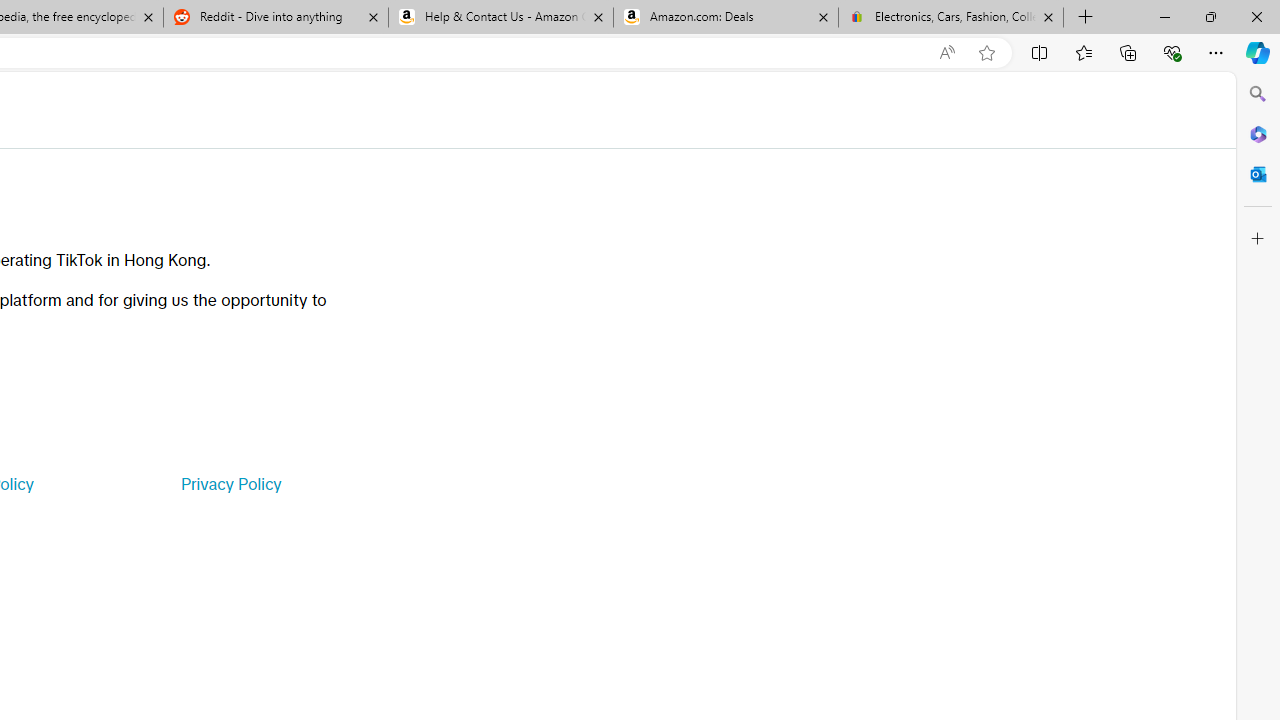  I want to click on 'Privacy Policy', so click(231, 484).